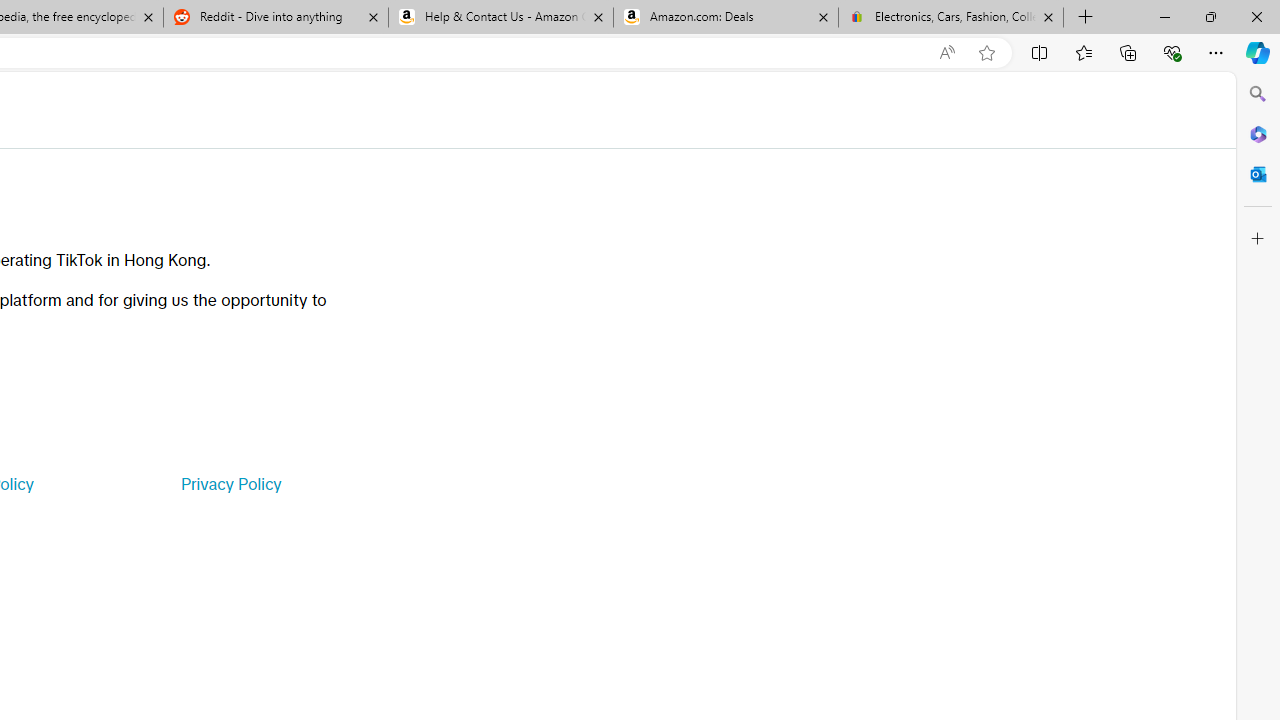  I want to click on 'Privacy Policy', so click(231, 484).